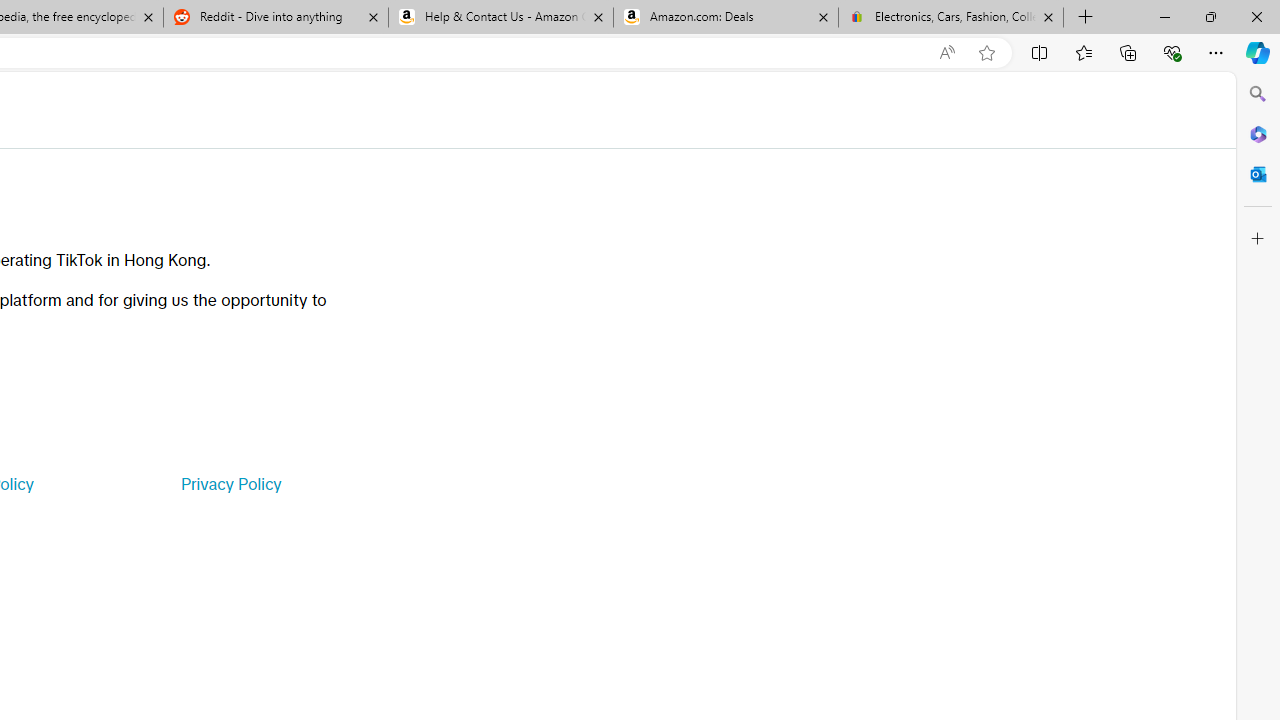  I want to click on 'Privacy Policy', so click(231, 484).